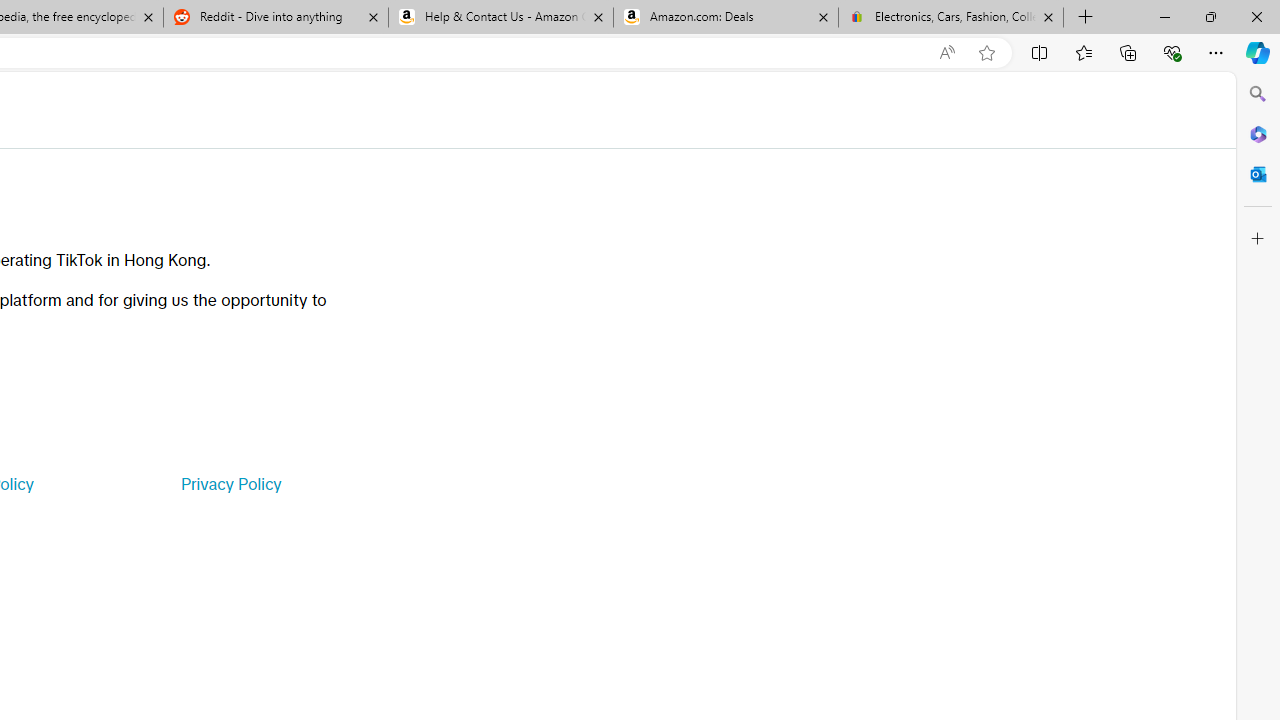  I want to click on 'Privacy Policy', so click(231, 484).